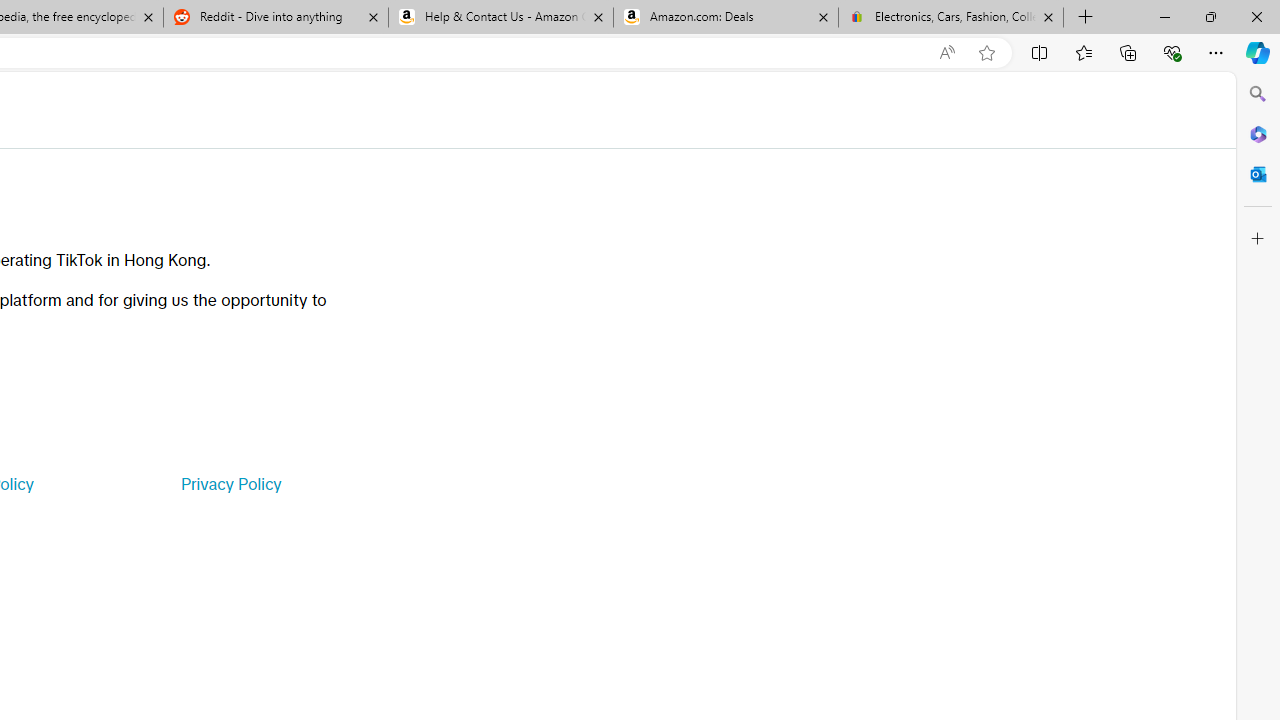  I want to click on 'Privacy Policy', so click(231, 484).